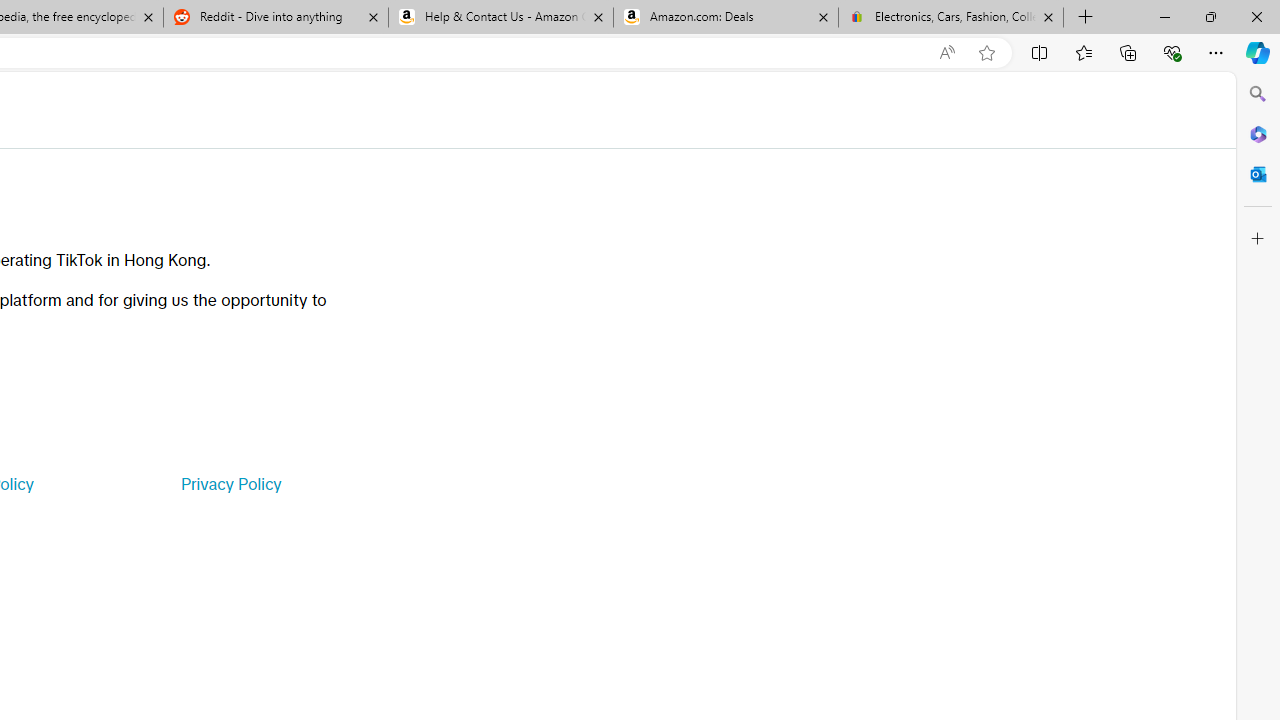  I want to click on 'Privacy Policy', so click(231, 484).